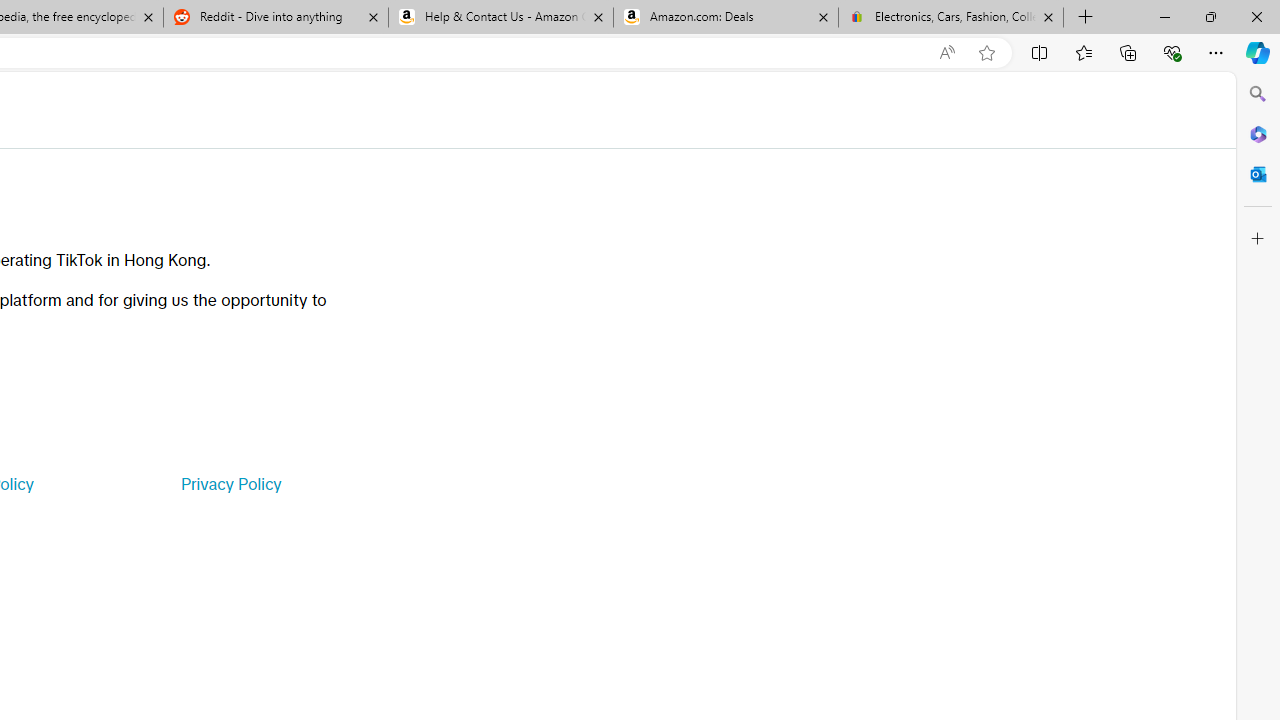  I want to click on 'Privacy Policy', so click(231, 484).